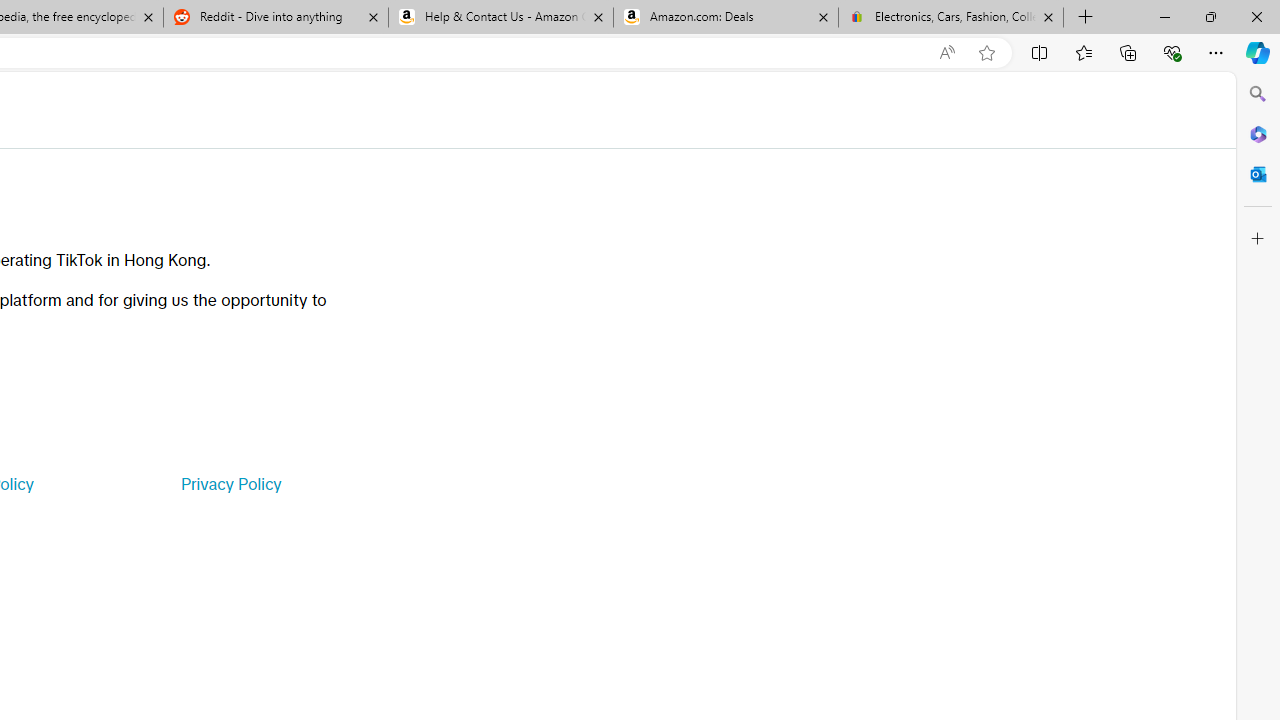  I want to click on 'Privacy Policy', so click(231, 484).